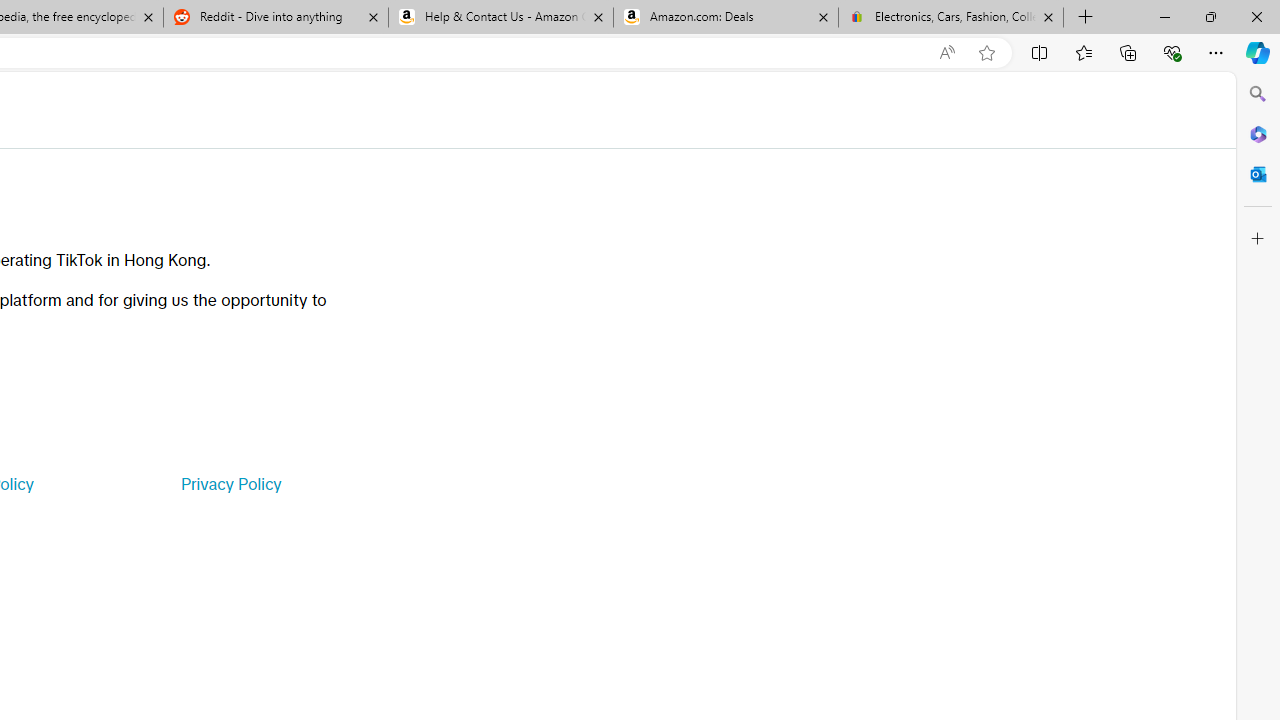  I want to click on 'Privacy Policy', so click(231, 484).